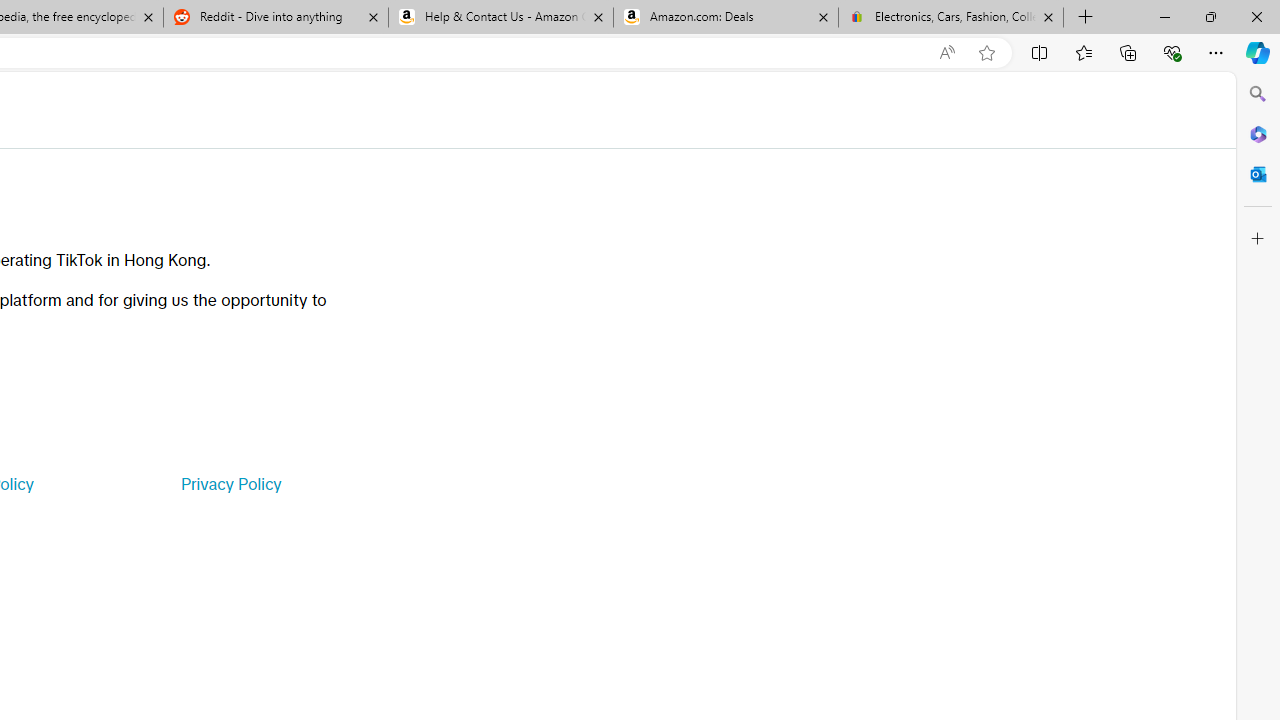  I want to click on 'Privacy Policy', so click(231, 484).